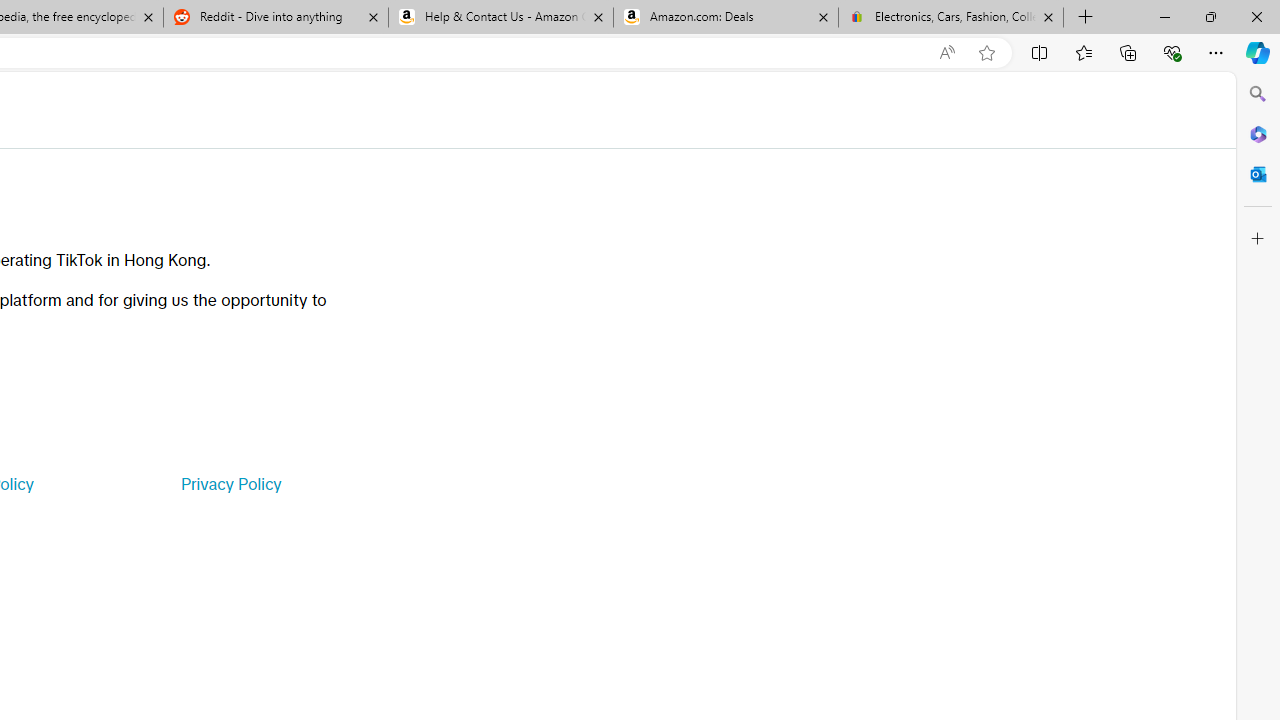  I want to click on 'Privacy Policy', so click(231, 484).